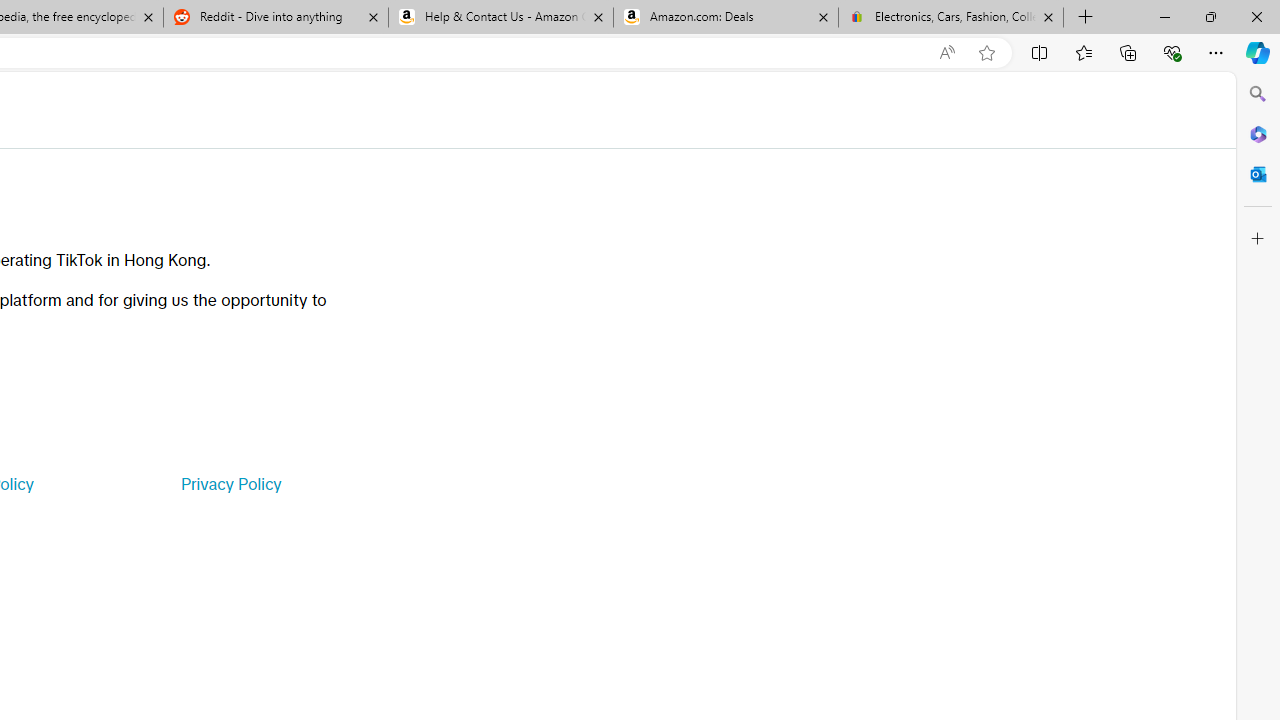  I want to click on 'Privacy Policy', so click(231, 484).